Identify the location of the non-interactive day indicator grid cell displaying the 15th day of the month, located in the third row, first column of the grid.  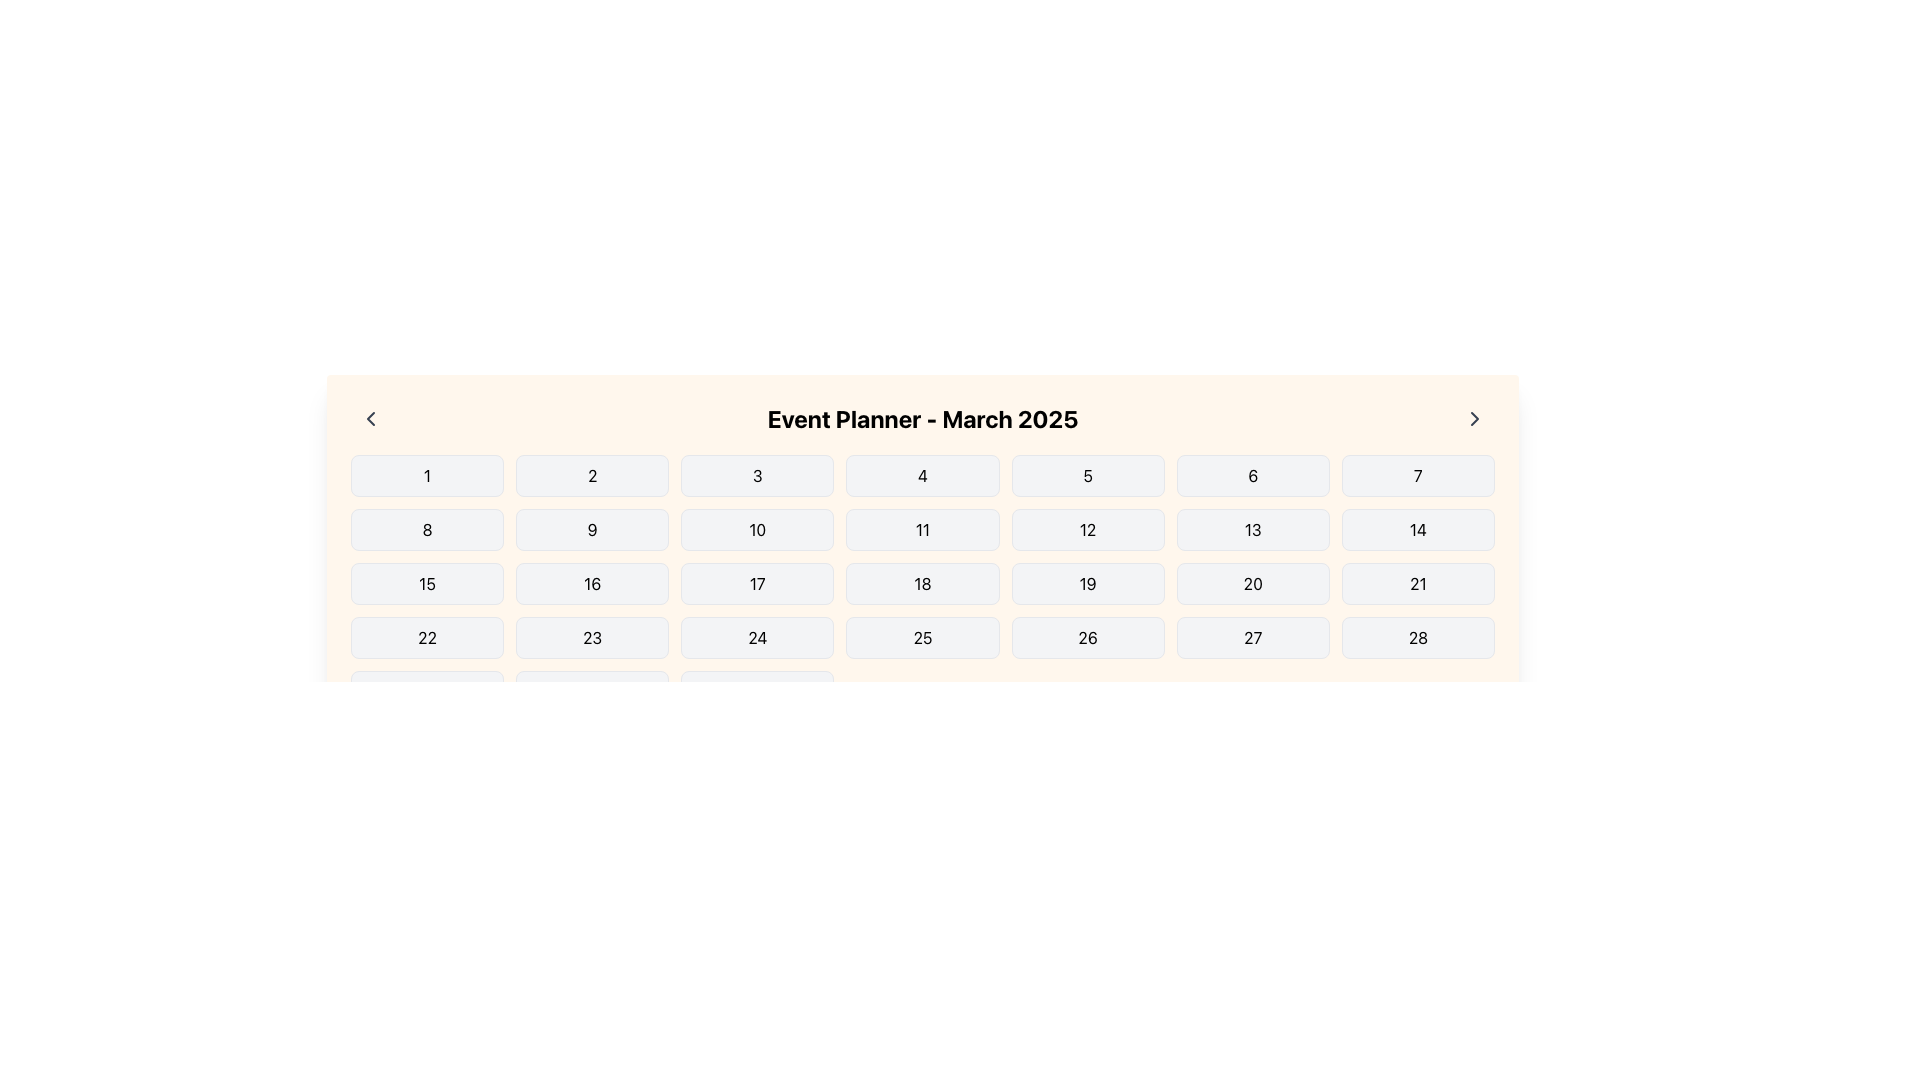
(426, 583).